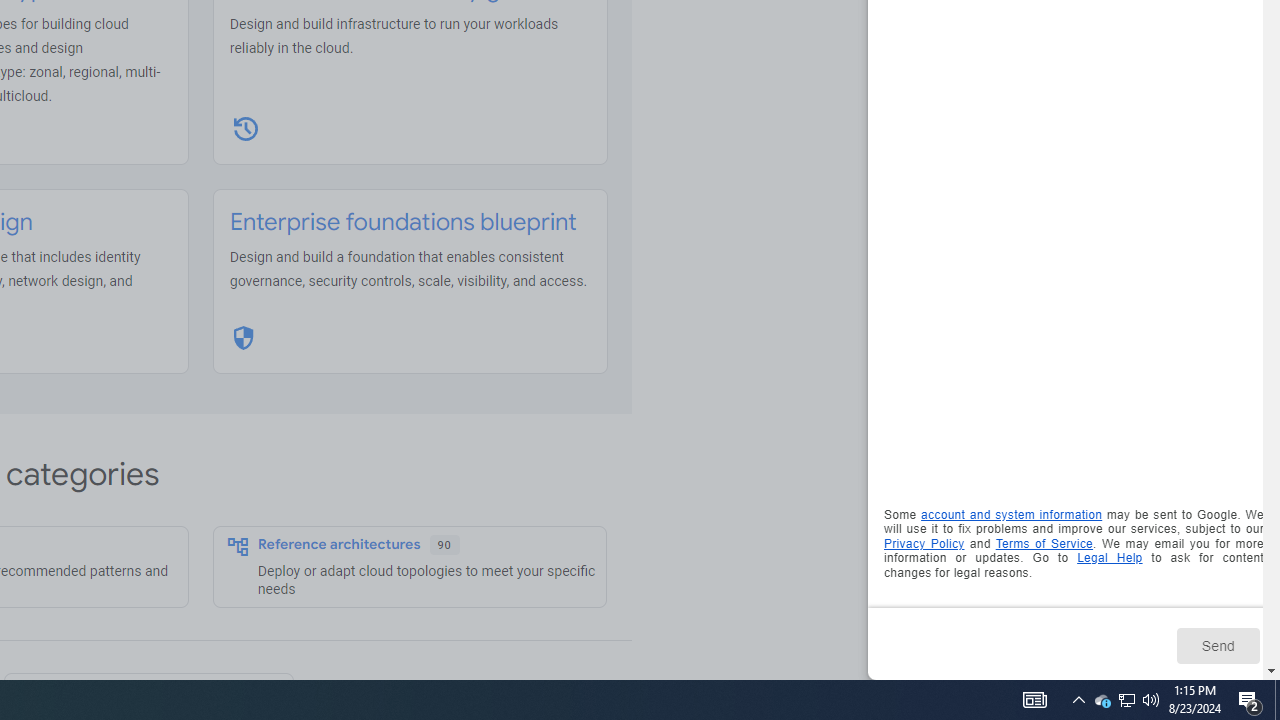  Describe the element at coordinates (1108, 558) in the screenshot. I see `'Opens in a new tab. Legal Help'` at that location.